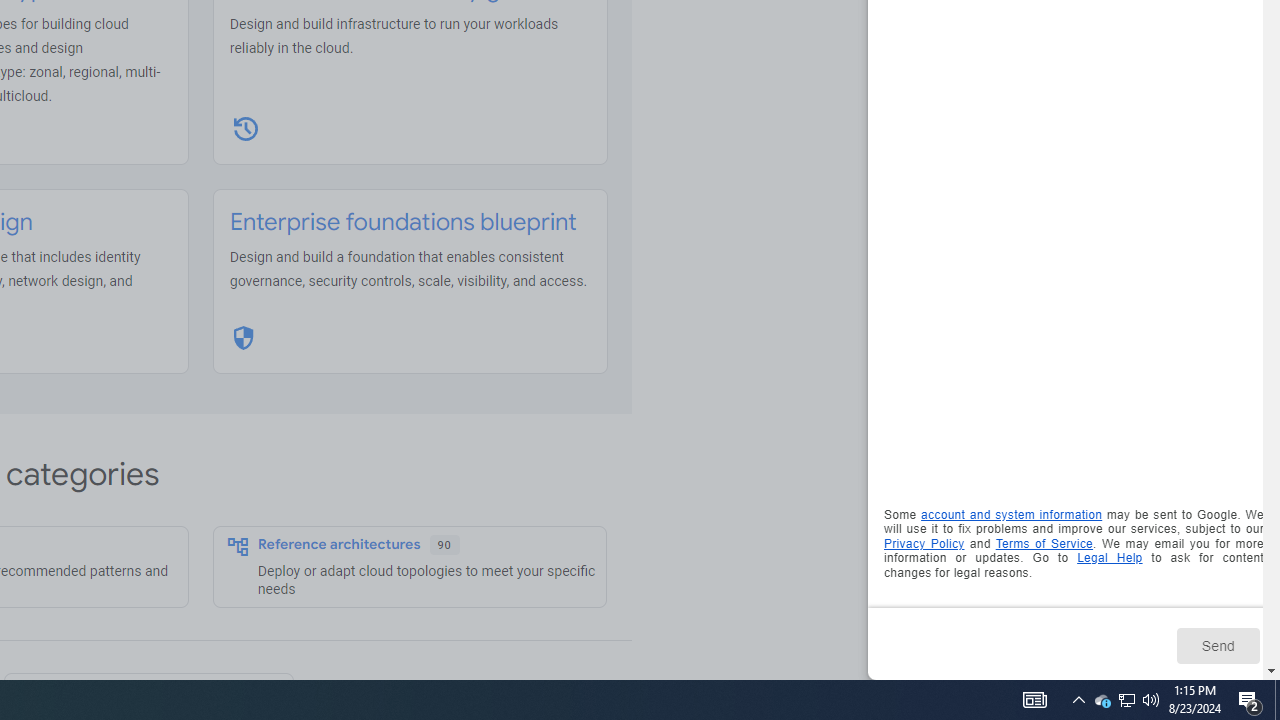  Describe the element at coordinates (1108, 558) in the screenshot. I see `'Opens in a new tab. Legal Help'` at that location.